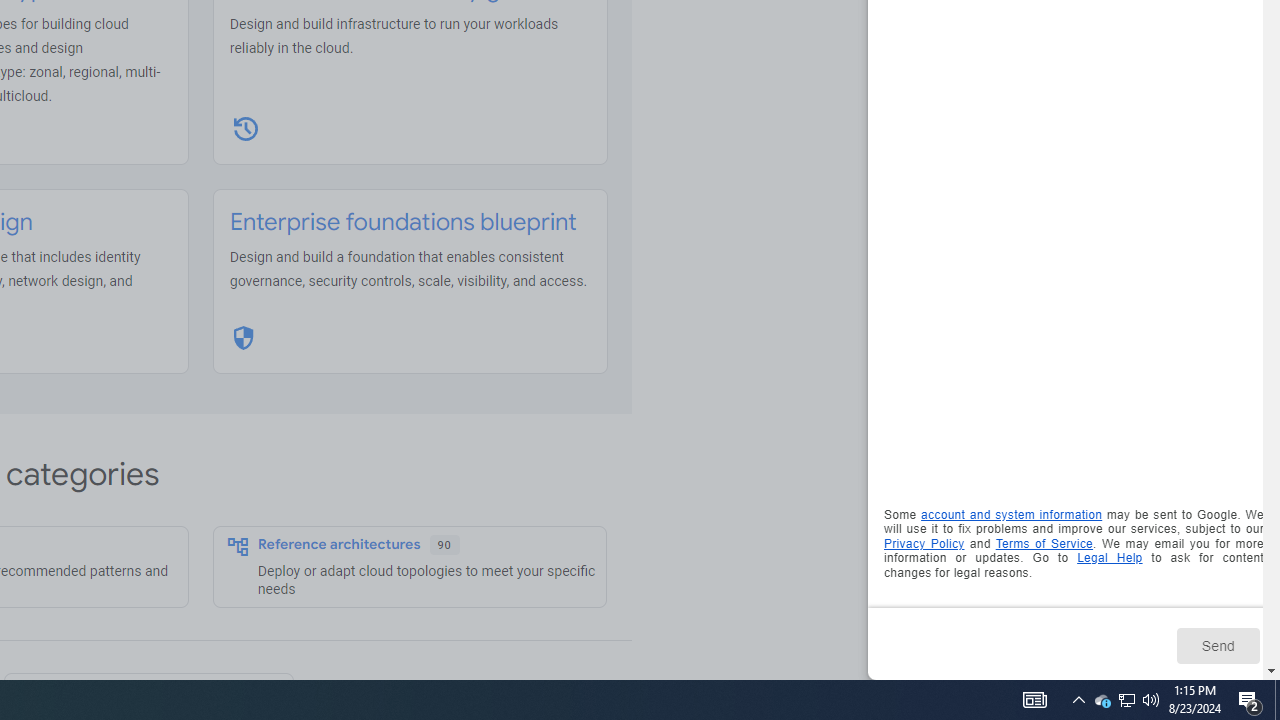  Describe the element at coordinates (1108, 558) in the screenshot. I see `'Opens in a new tab. Legal Help'` at that location.